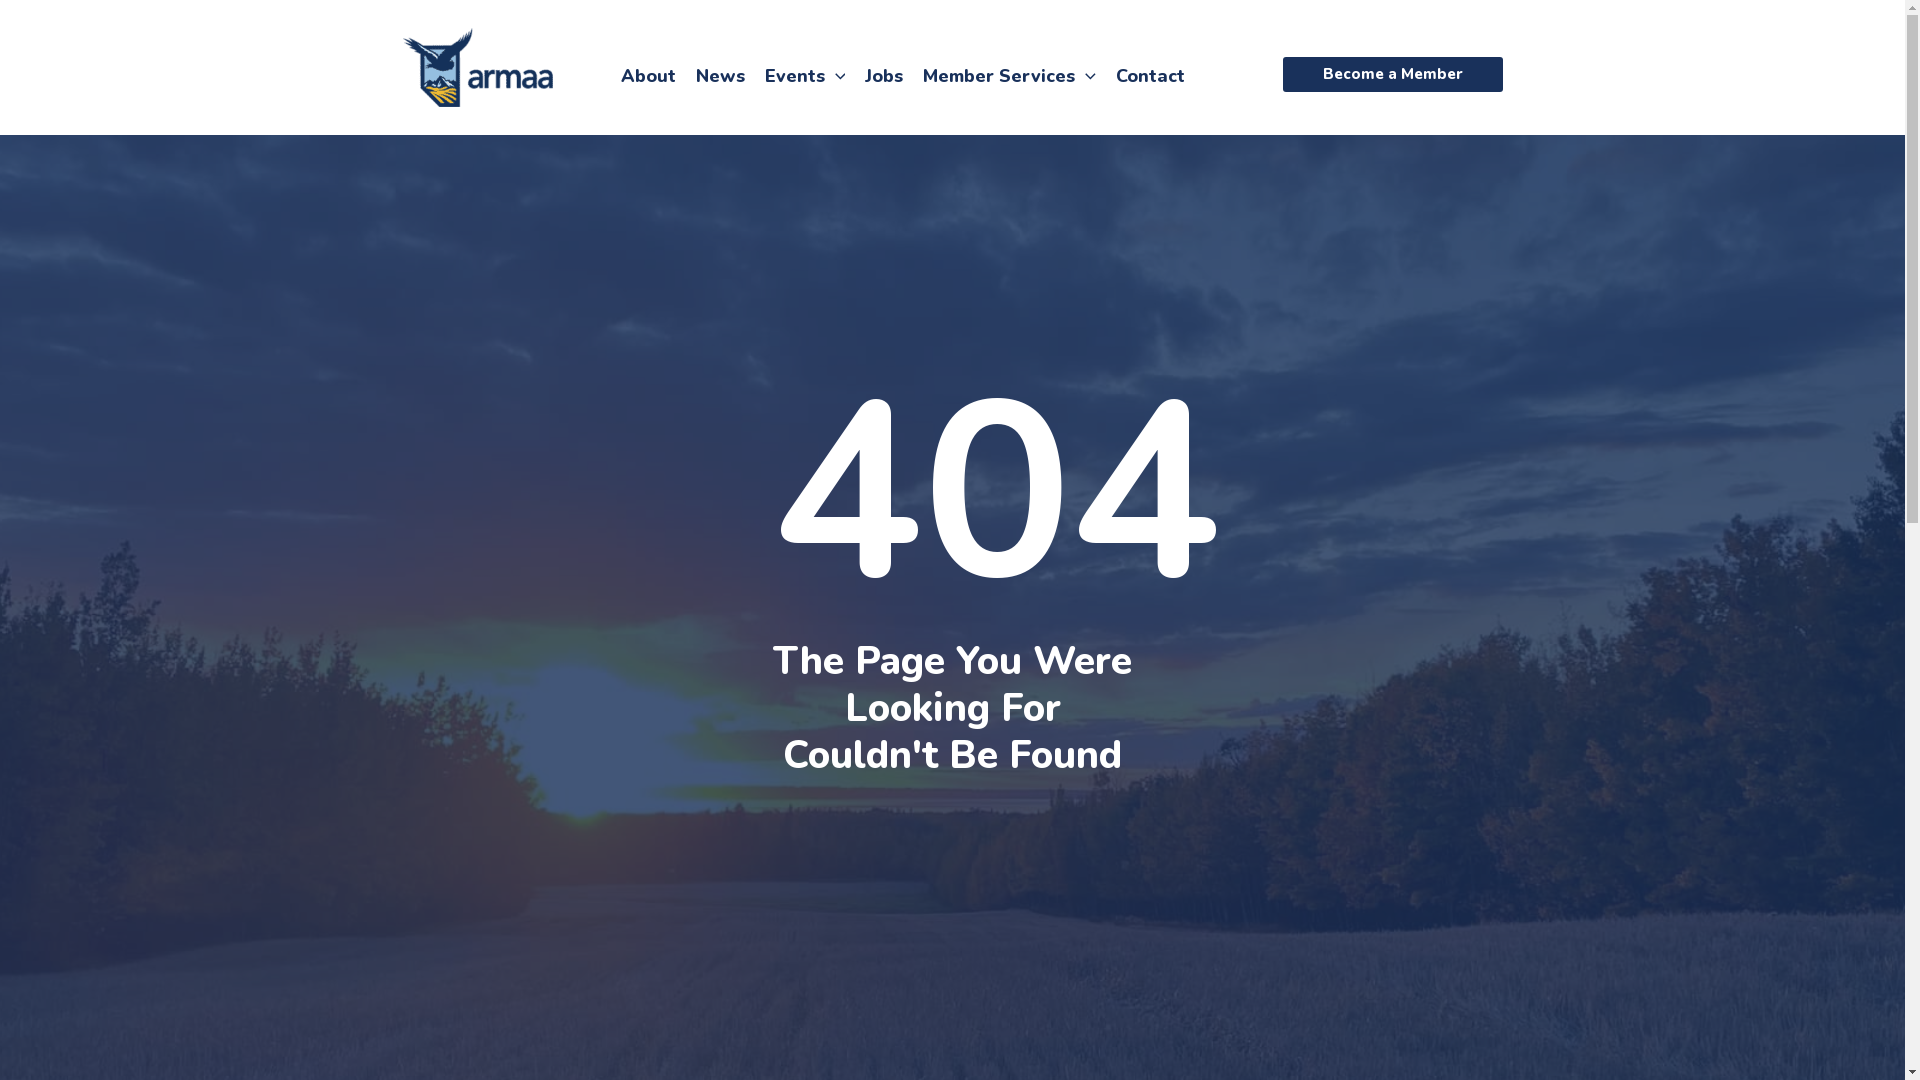 The height and width of the screenshot is (1080, 1920). Describe the element at coordinates (804, 73) in the screenshot. I see `'Events'` at that location.